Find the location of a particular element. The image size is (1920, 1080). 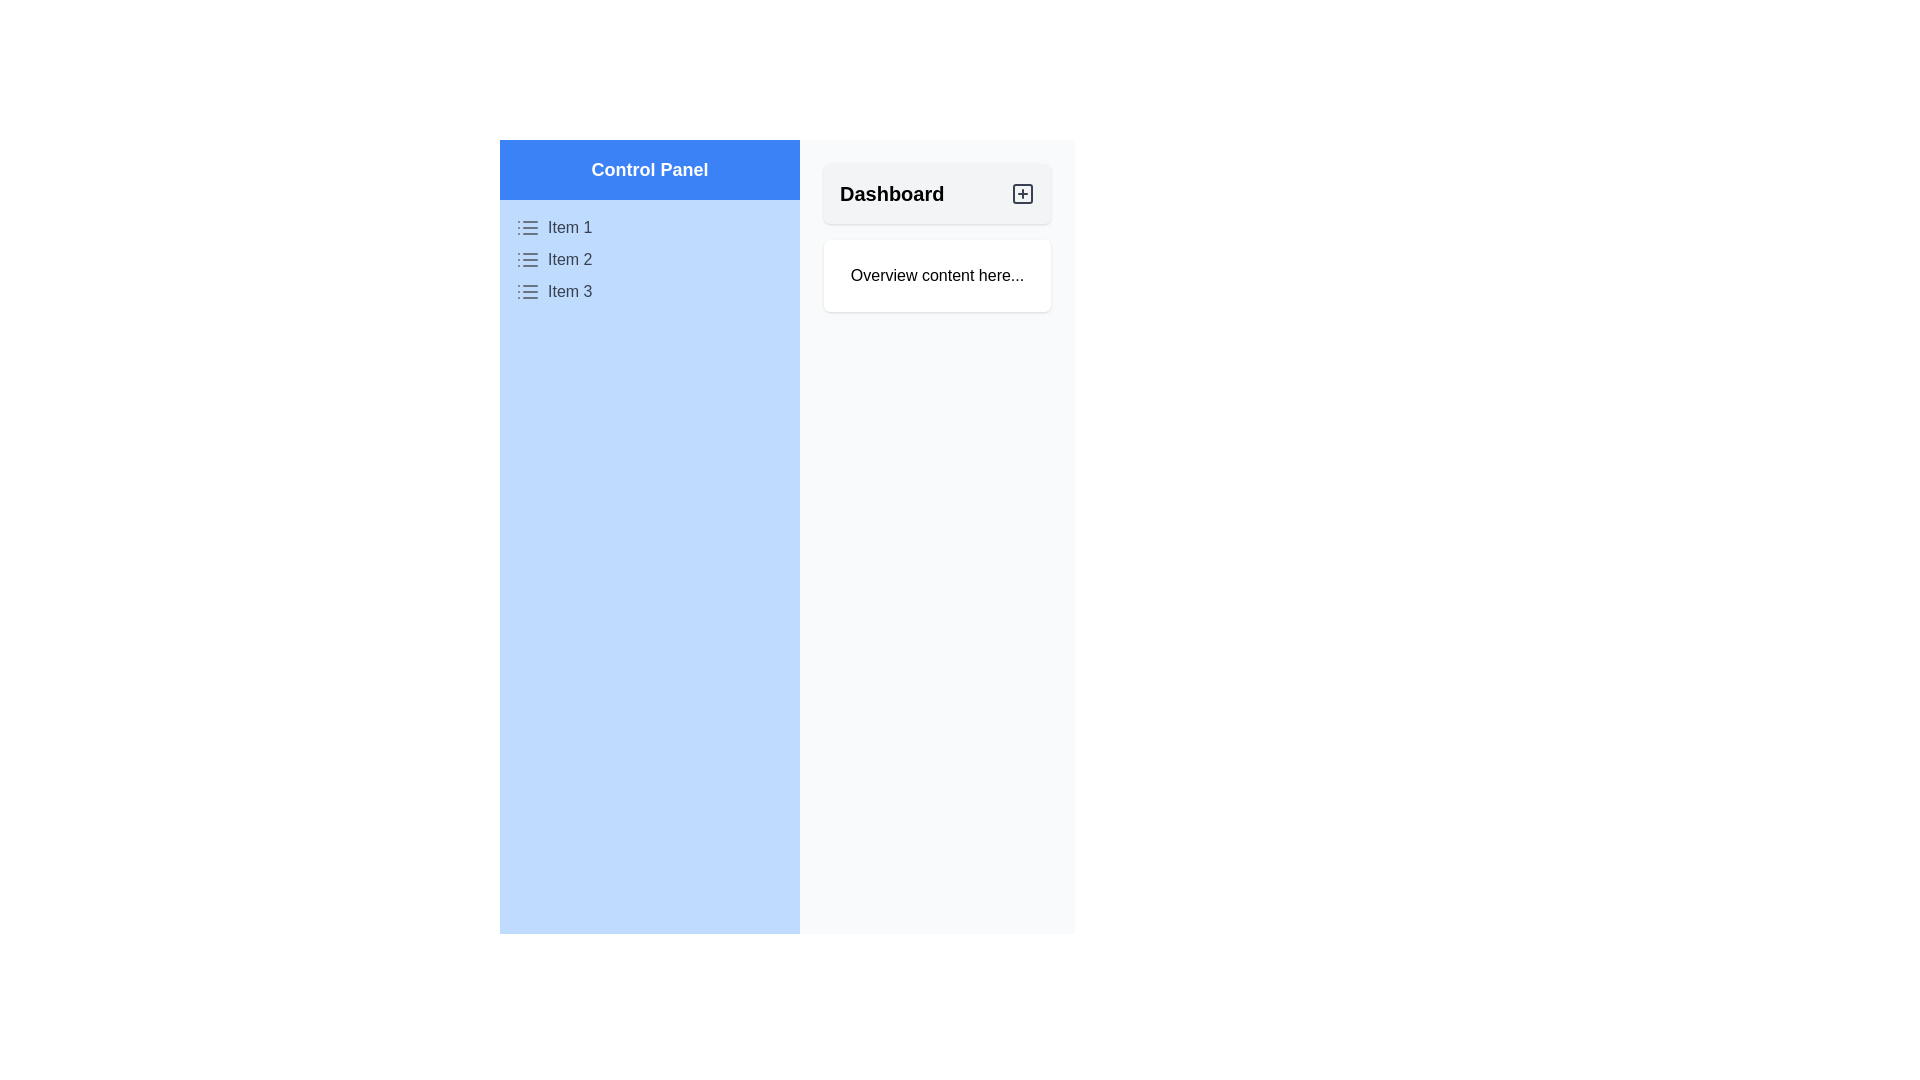

the 'Item 3' list item within the blue-colored control panel is located at coordinates (649, 292).